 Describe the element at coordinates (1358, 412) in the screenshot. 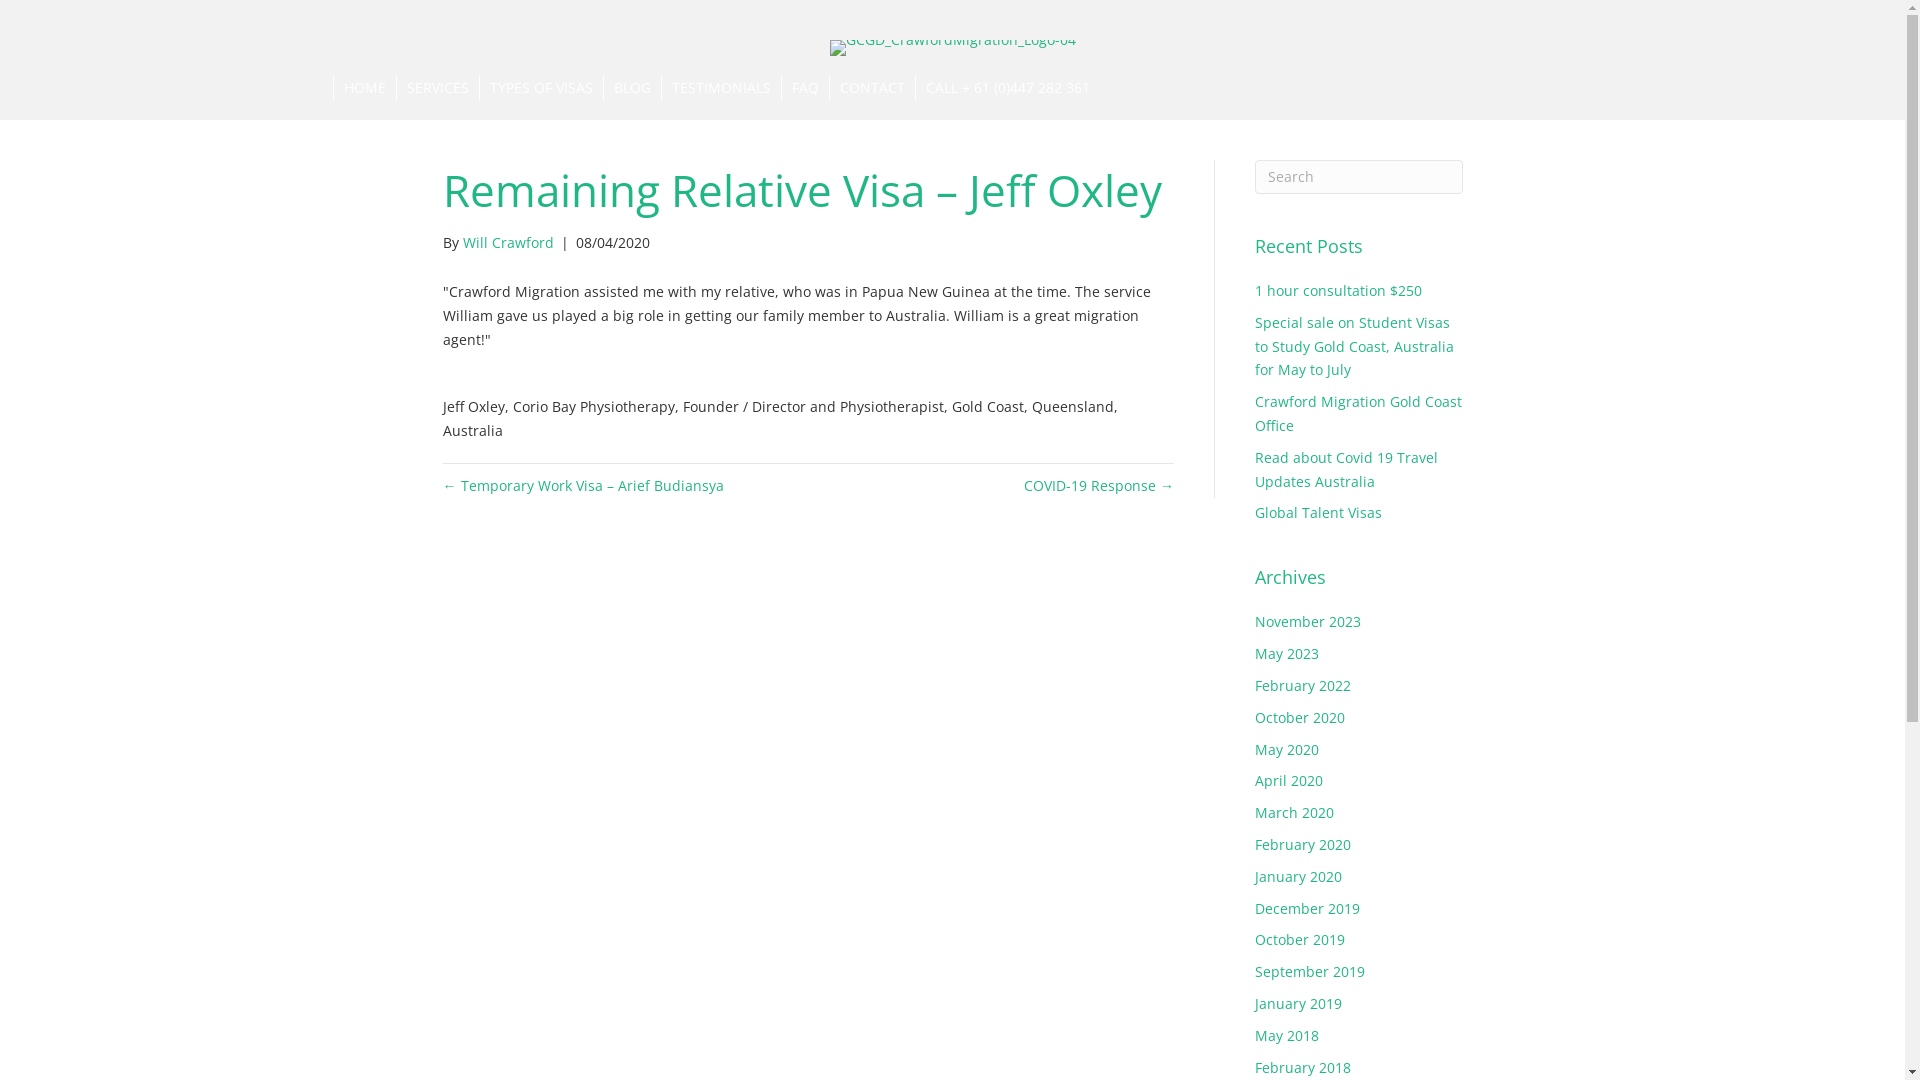

I see `'Crawford Migration Gold Coast Office'` at that location.